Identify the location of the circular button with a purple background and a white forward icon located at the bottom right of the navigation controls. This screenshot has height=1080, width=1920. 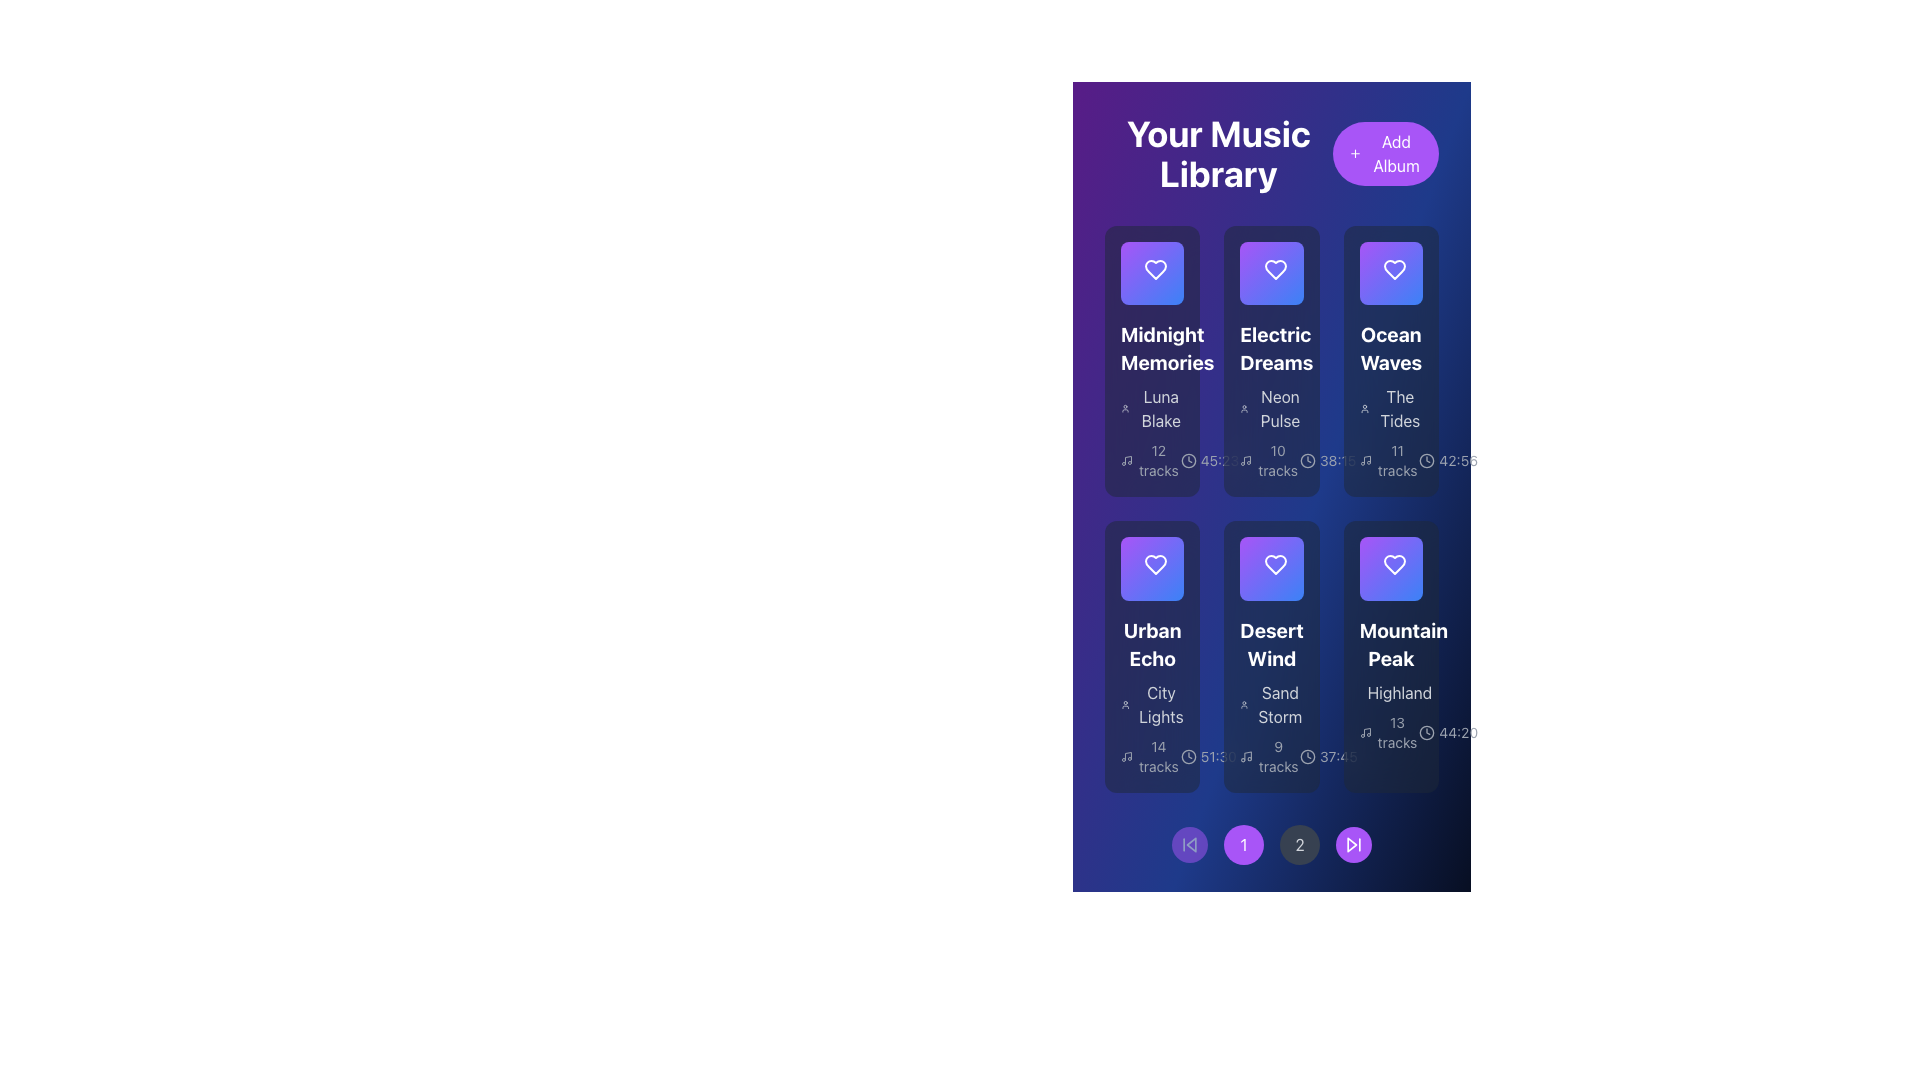
(1353, 844).